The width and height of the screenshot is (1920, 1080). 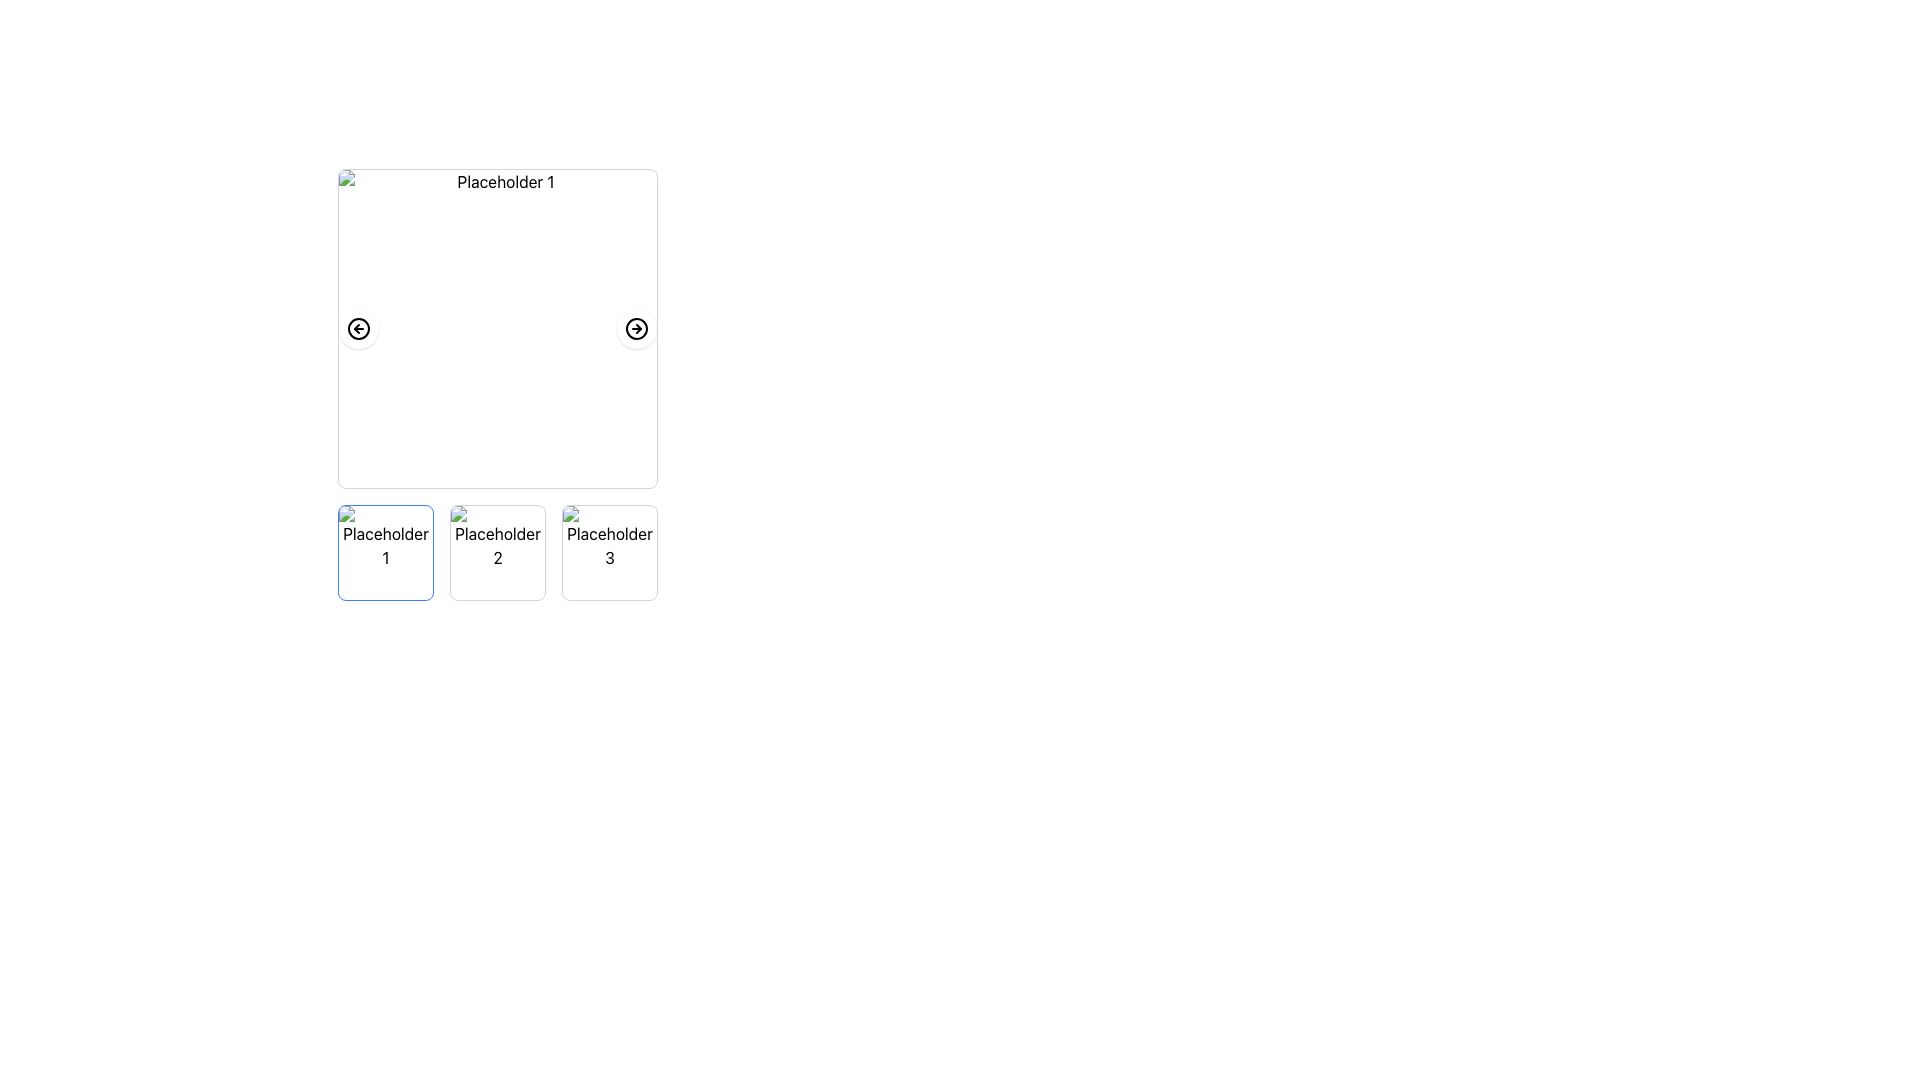 I want to click on the image placeholder box labeled 'Placeholder 3', which is a square with rounded corners and a gray border, so click(x=608, y=552).